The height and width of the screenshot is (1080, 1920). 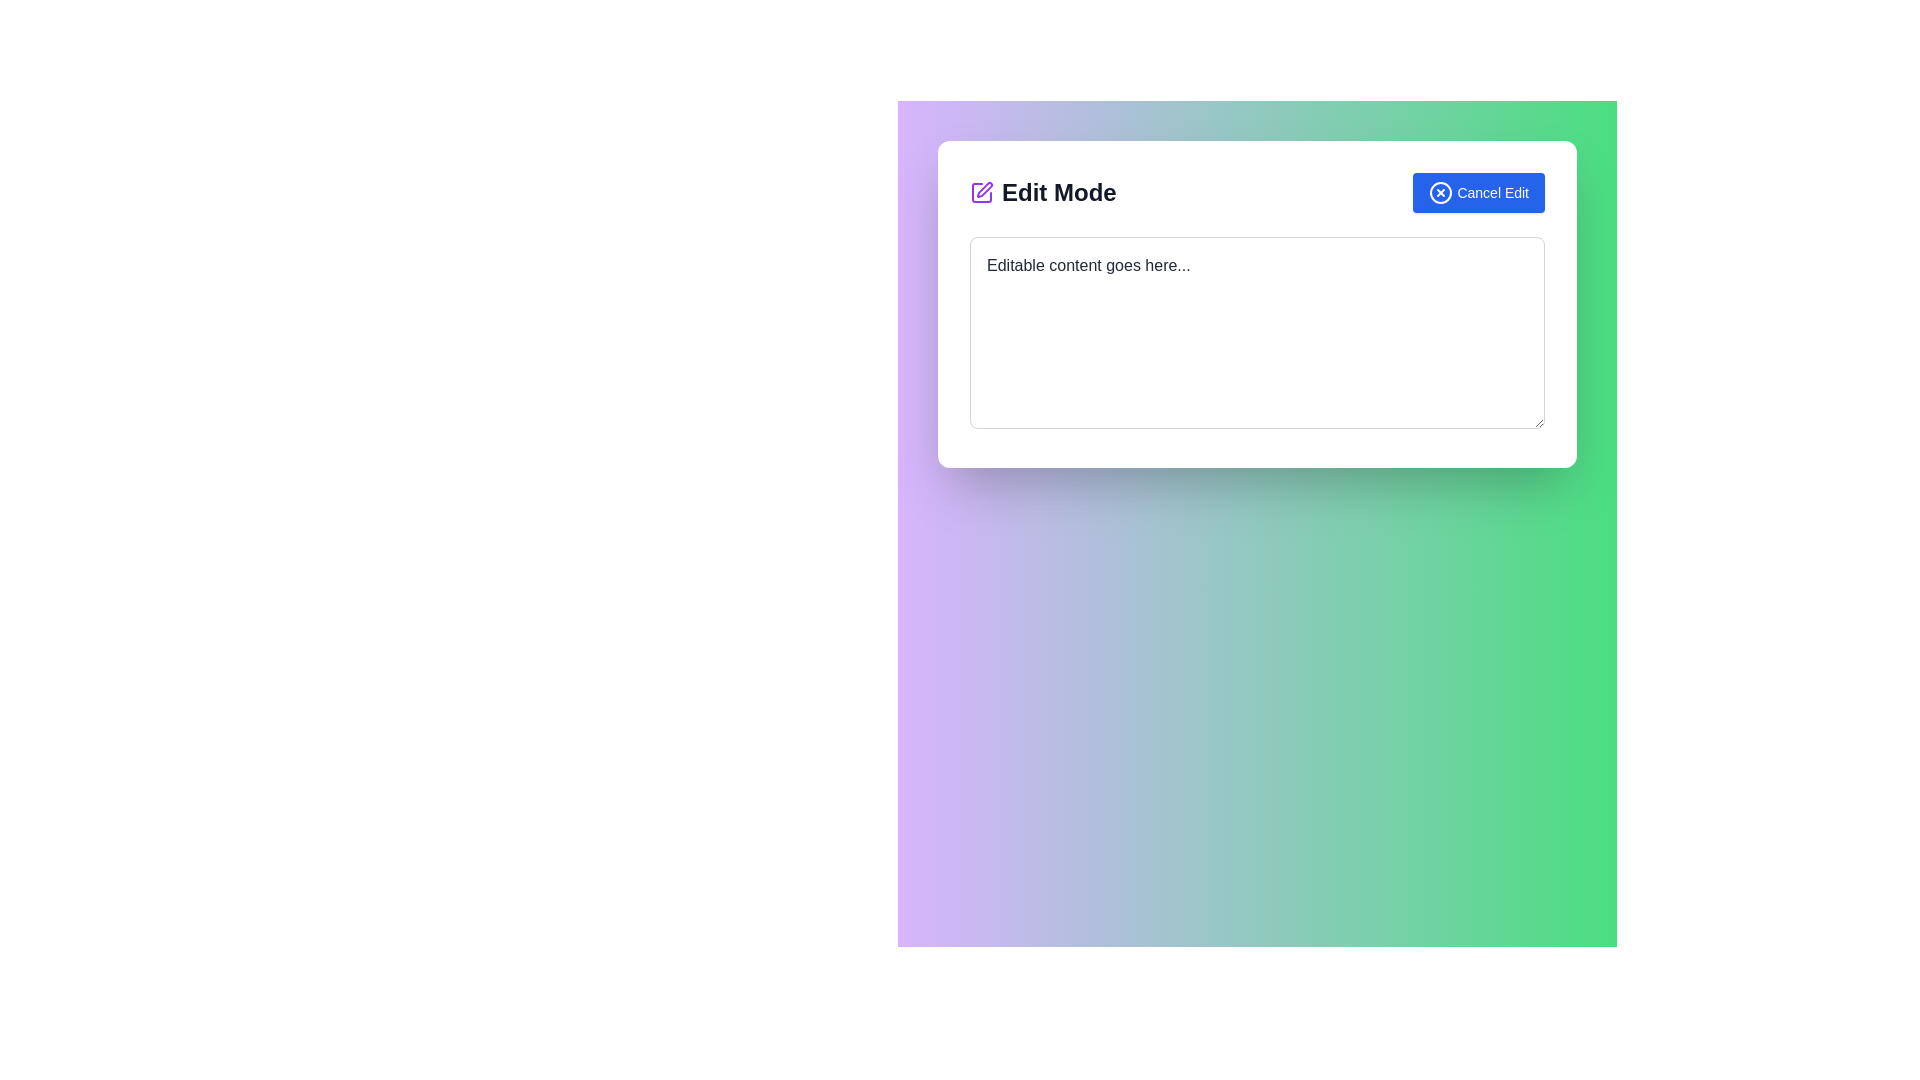 I want to click on the 'Edit Mode' icon, which serves as a symbolic identifier for edit-related actions, located to the far left of the header above the input section, so click(x=982, y=192).